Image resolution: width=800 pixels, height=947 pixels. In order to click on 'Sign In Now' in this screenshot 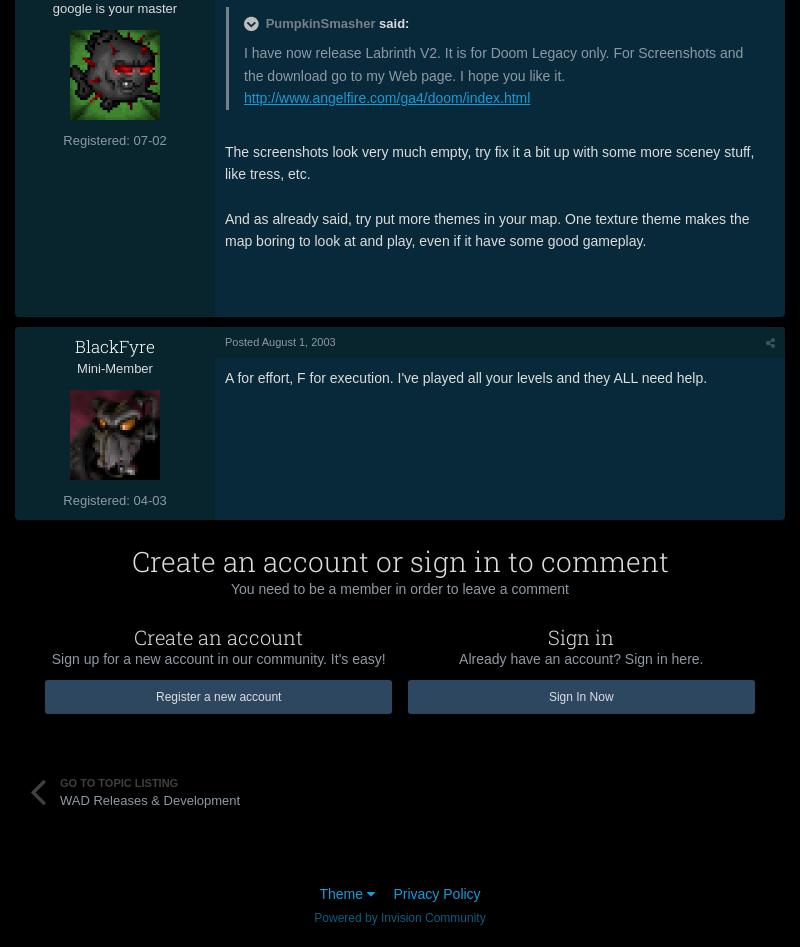, I will do `click(579, 695)`.